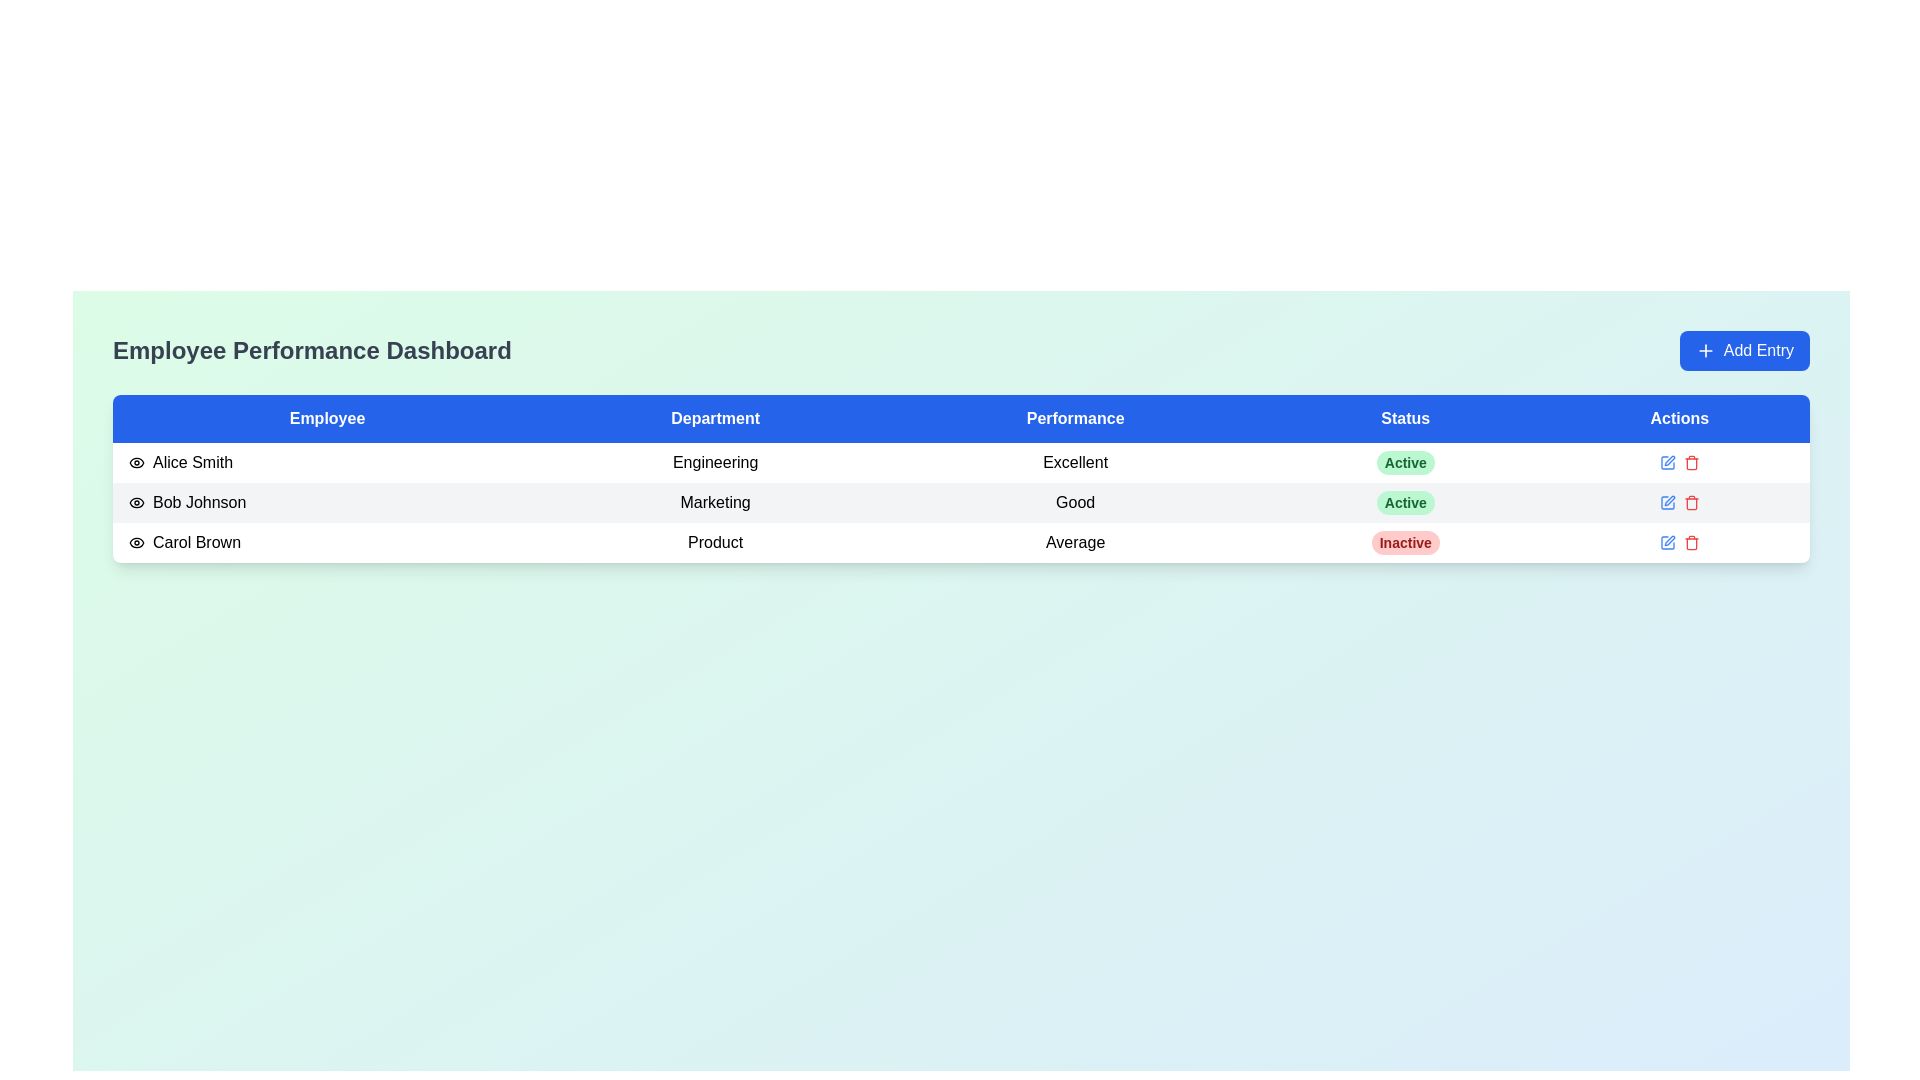  Describe the element at coordinates (1074, 501) in the screenshot. I see `performance evaluation text ('Good') for Bob Johnson, located in the third column of the second row of the table` at that location.